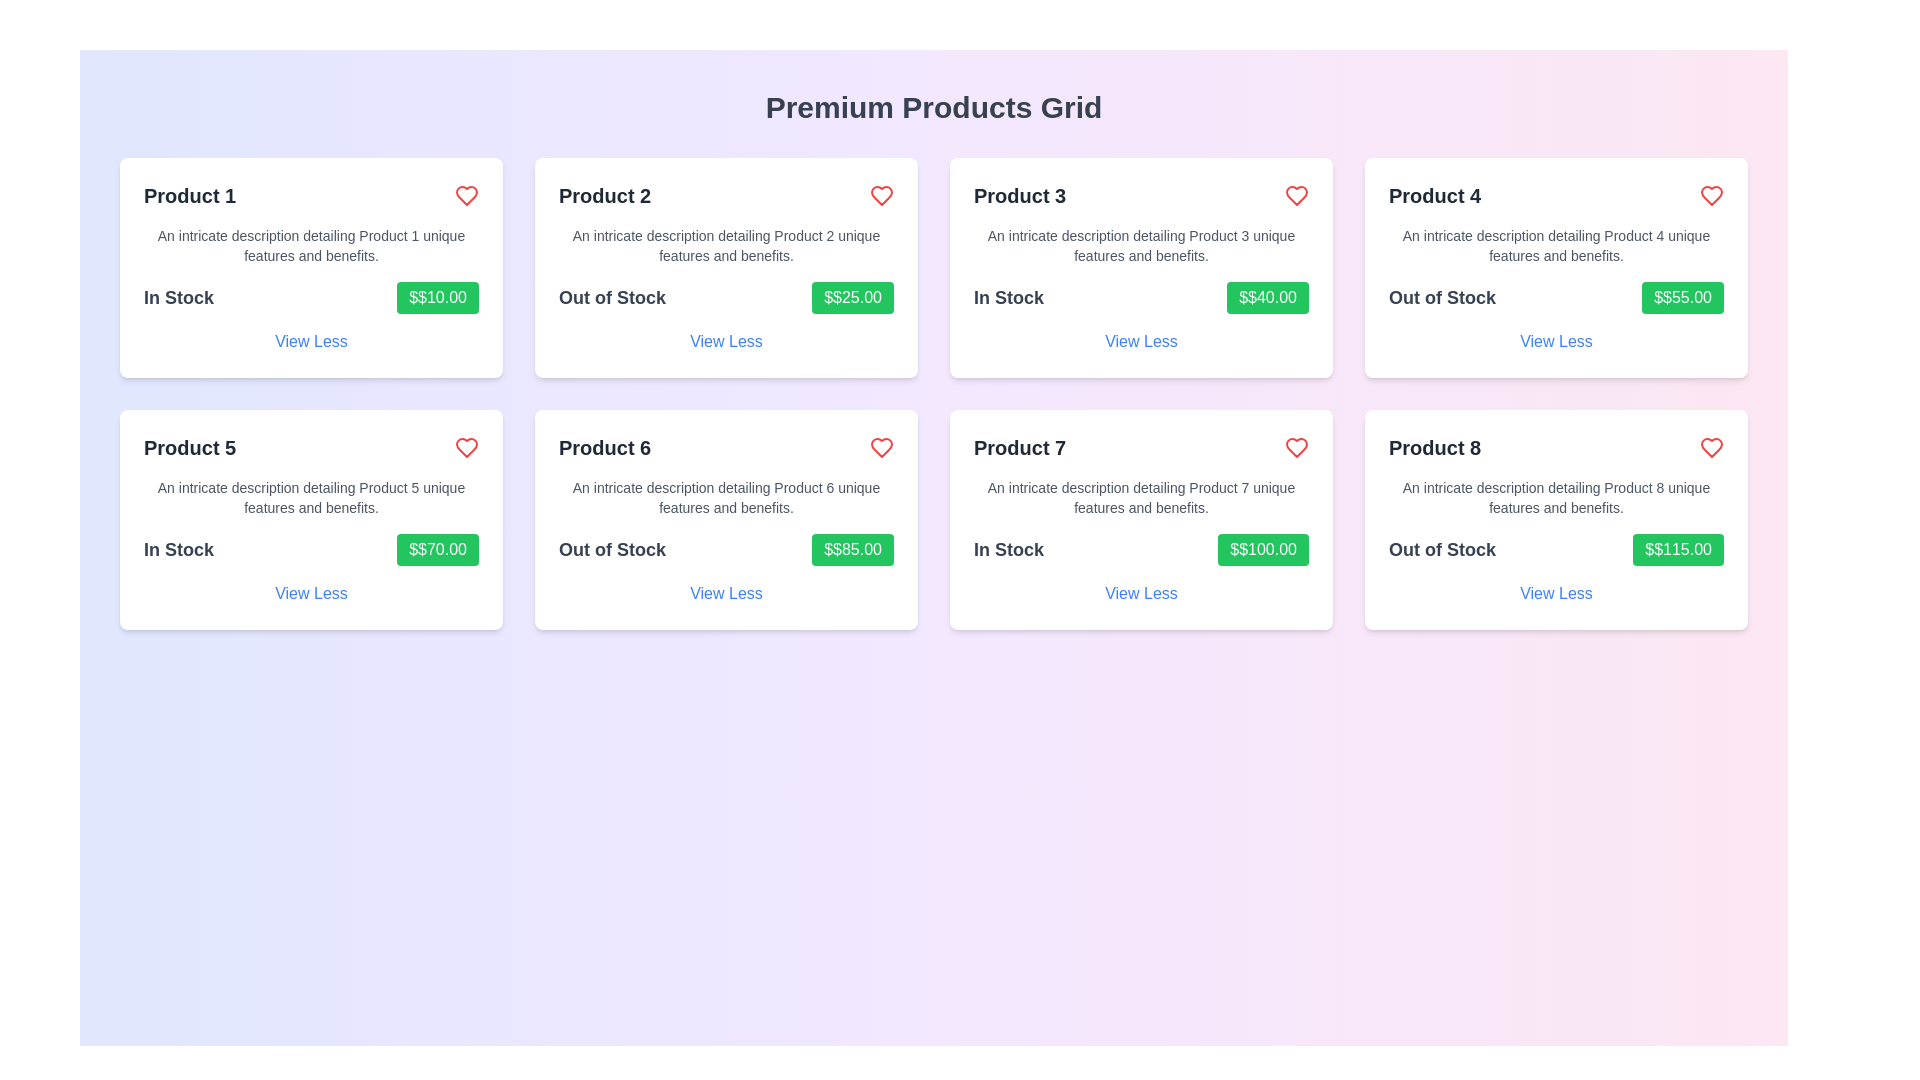 The height and width of the screenshot is (1080, 1920). Describe the element at coordinates (933, 108) in the screenshot. I see `the centered header text 'Premium Products Grid' which is styled in large bold font and positioned at the top center of the interface with a gradient background` at that location.